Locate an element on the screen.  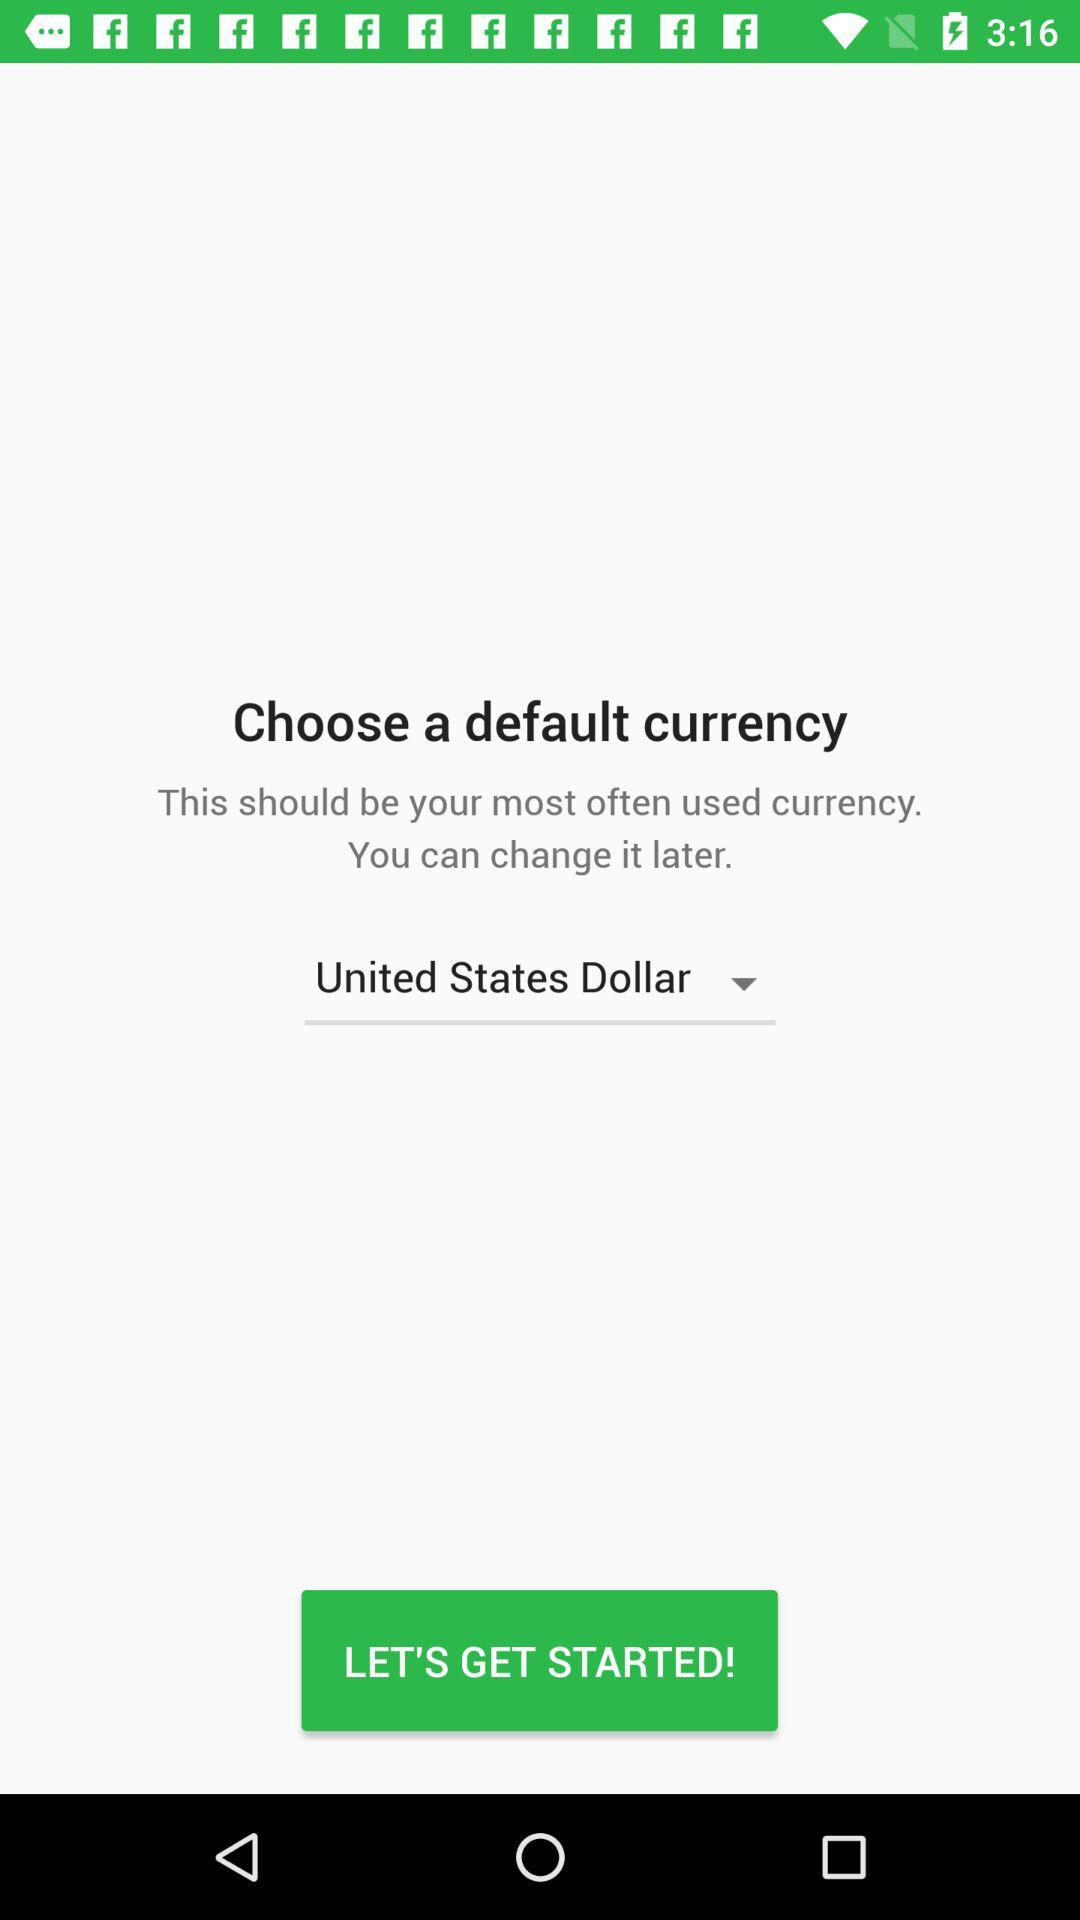
the icon below the united states dollar item is located at coordinates (538, 1660).